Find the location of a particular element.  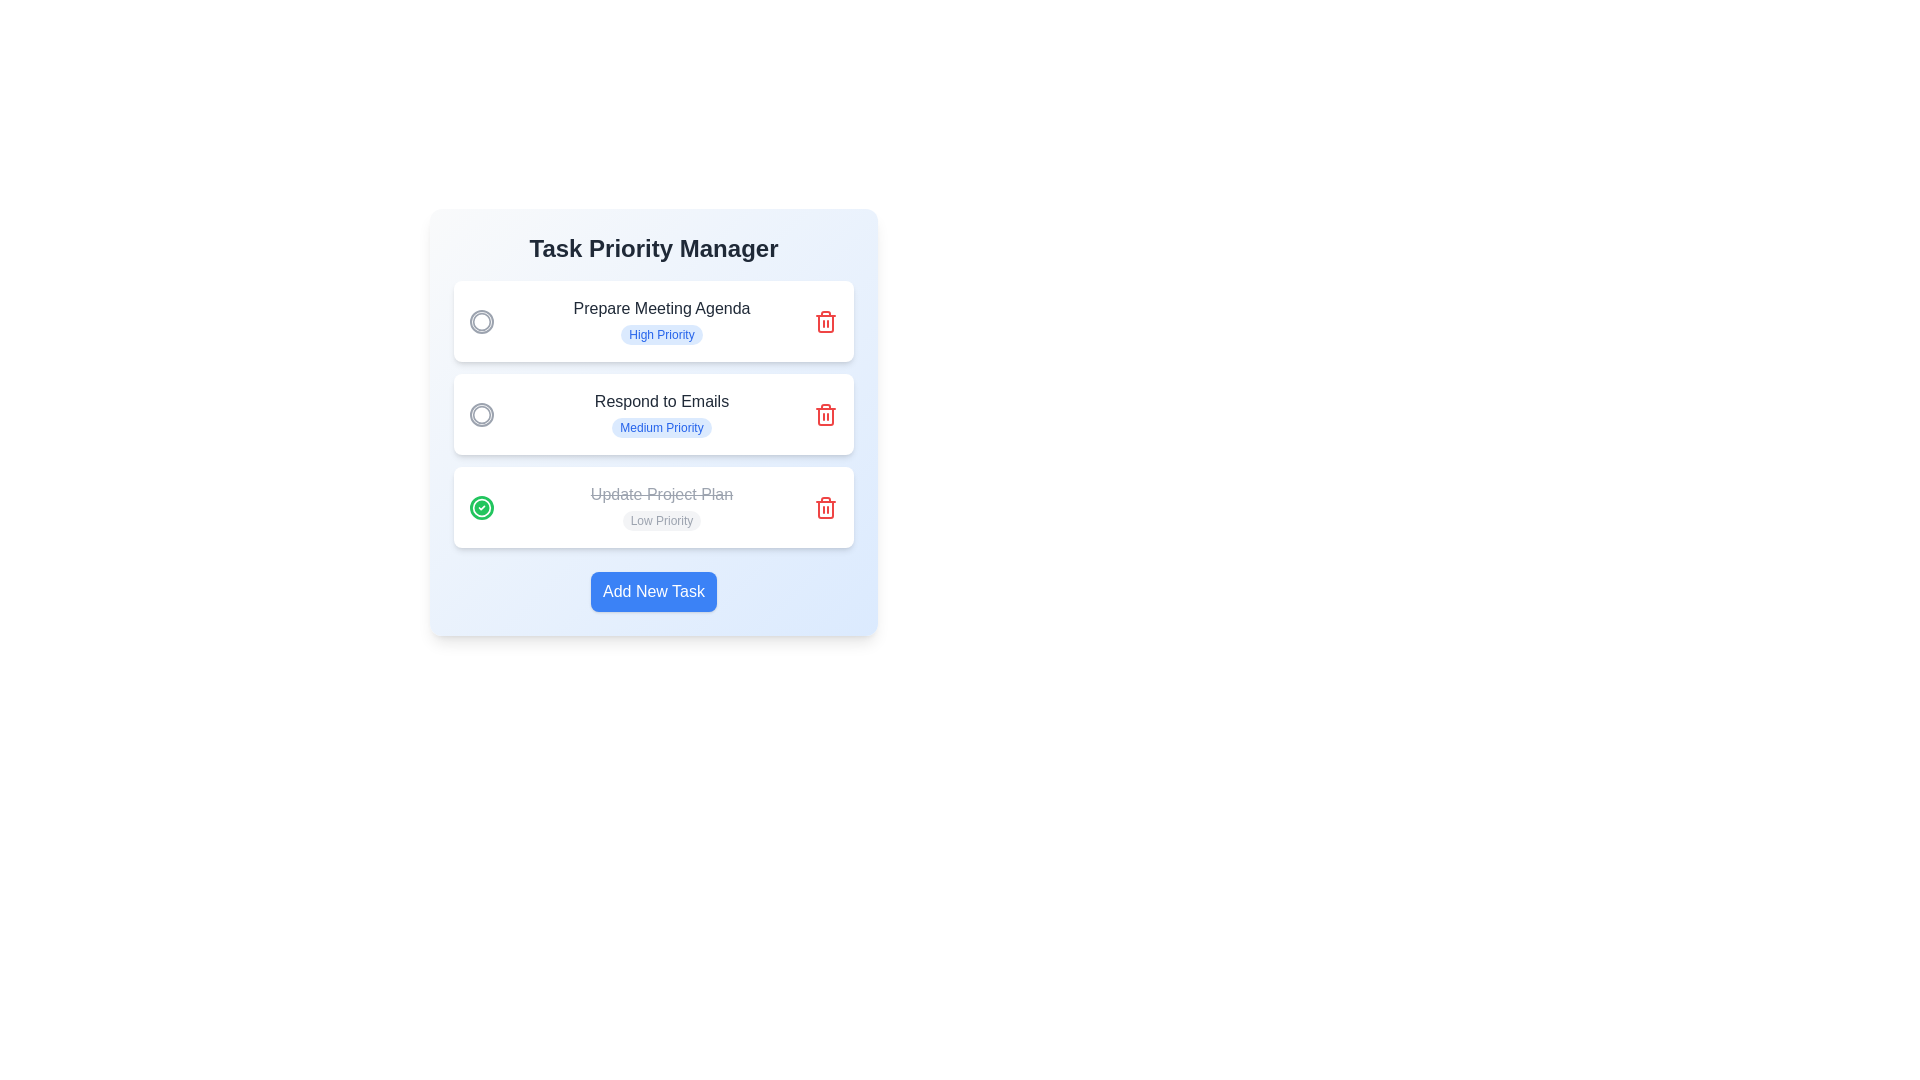

the priority level badge located below the 'Prepare Meeting Agenda' task title in the task list, which indicates the urgency of the associated task is located at coordinates (662, 334).